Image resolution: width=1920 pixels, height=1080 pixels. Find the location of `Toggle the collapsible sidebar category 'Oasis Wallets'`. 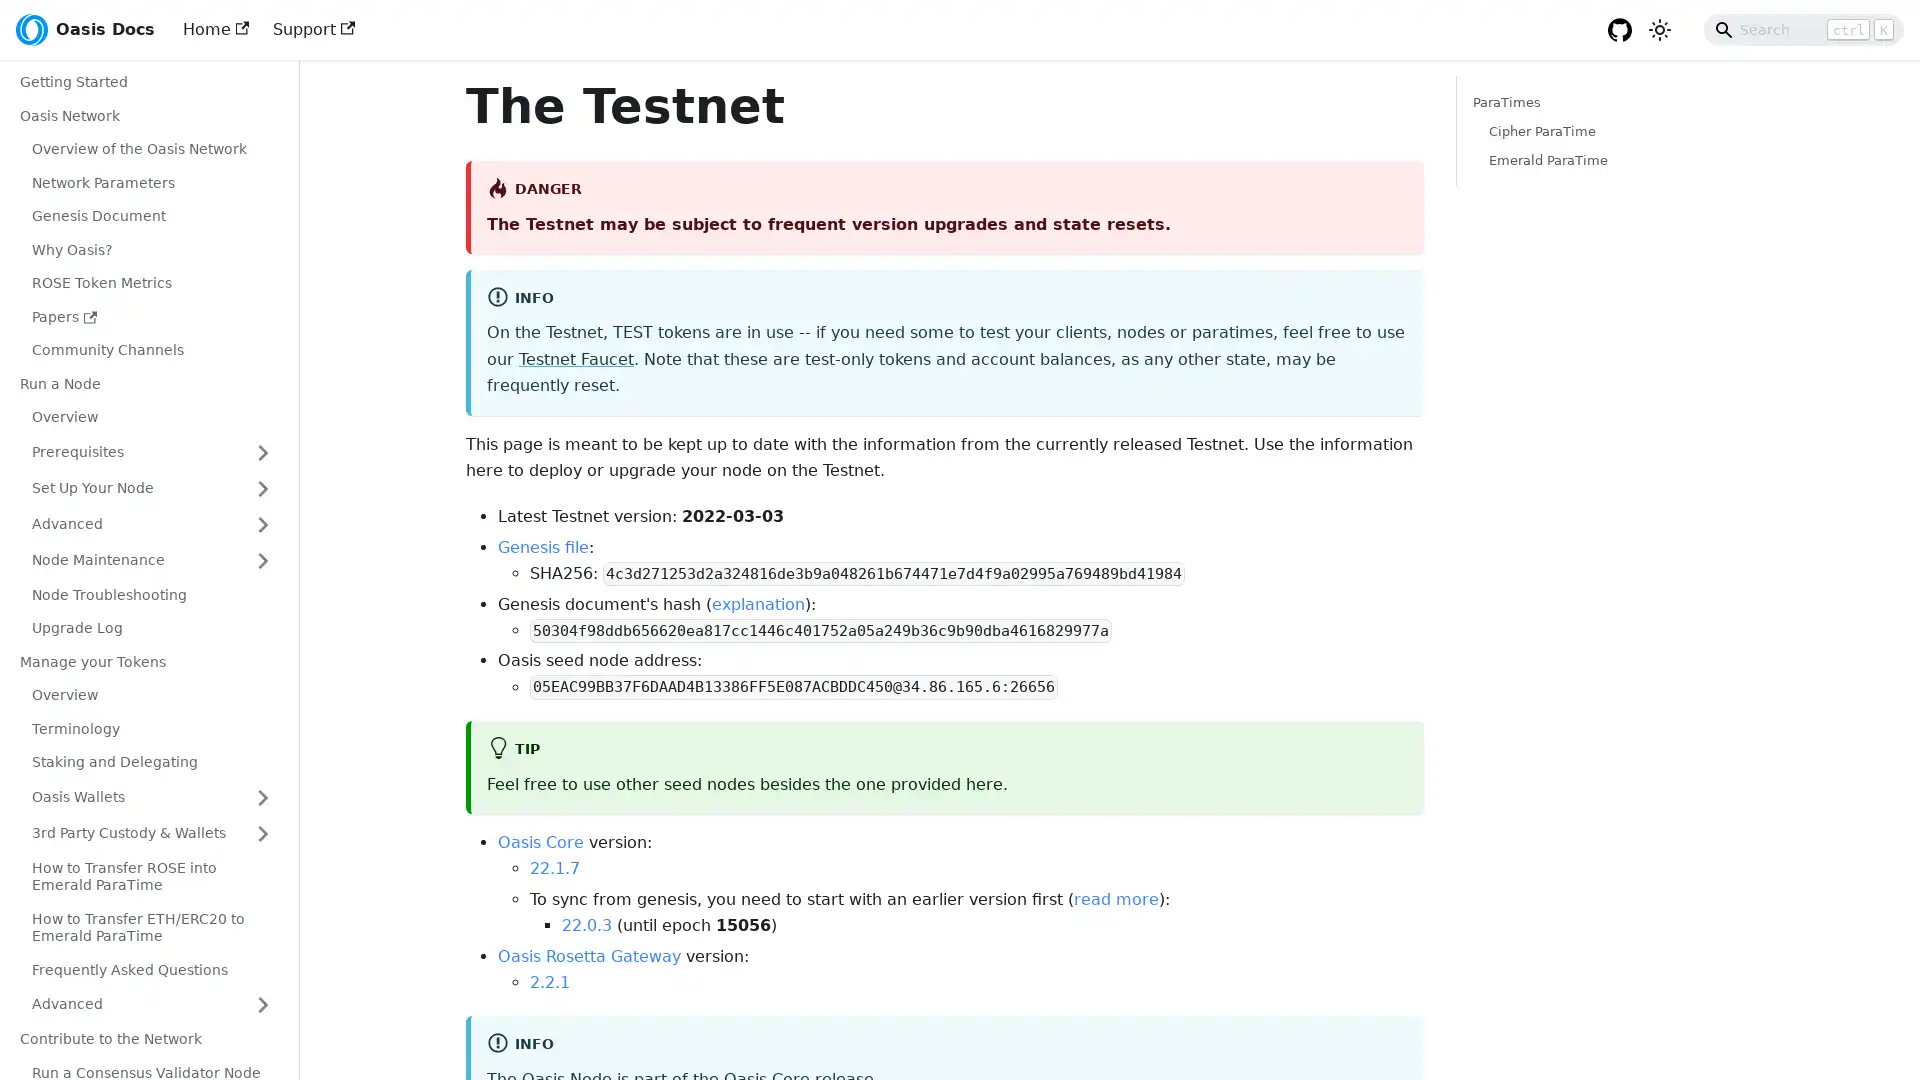

Toggle the collapsible sidebar category 'Oasis Wallets' is located at coordinates (262, 796).